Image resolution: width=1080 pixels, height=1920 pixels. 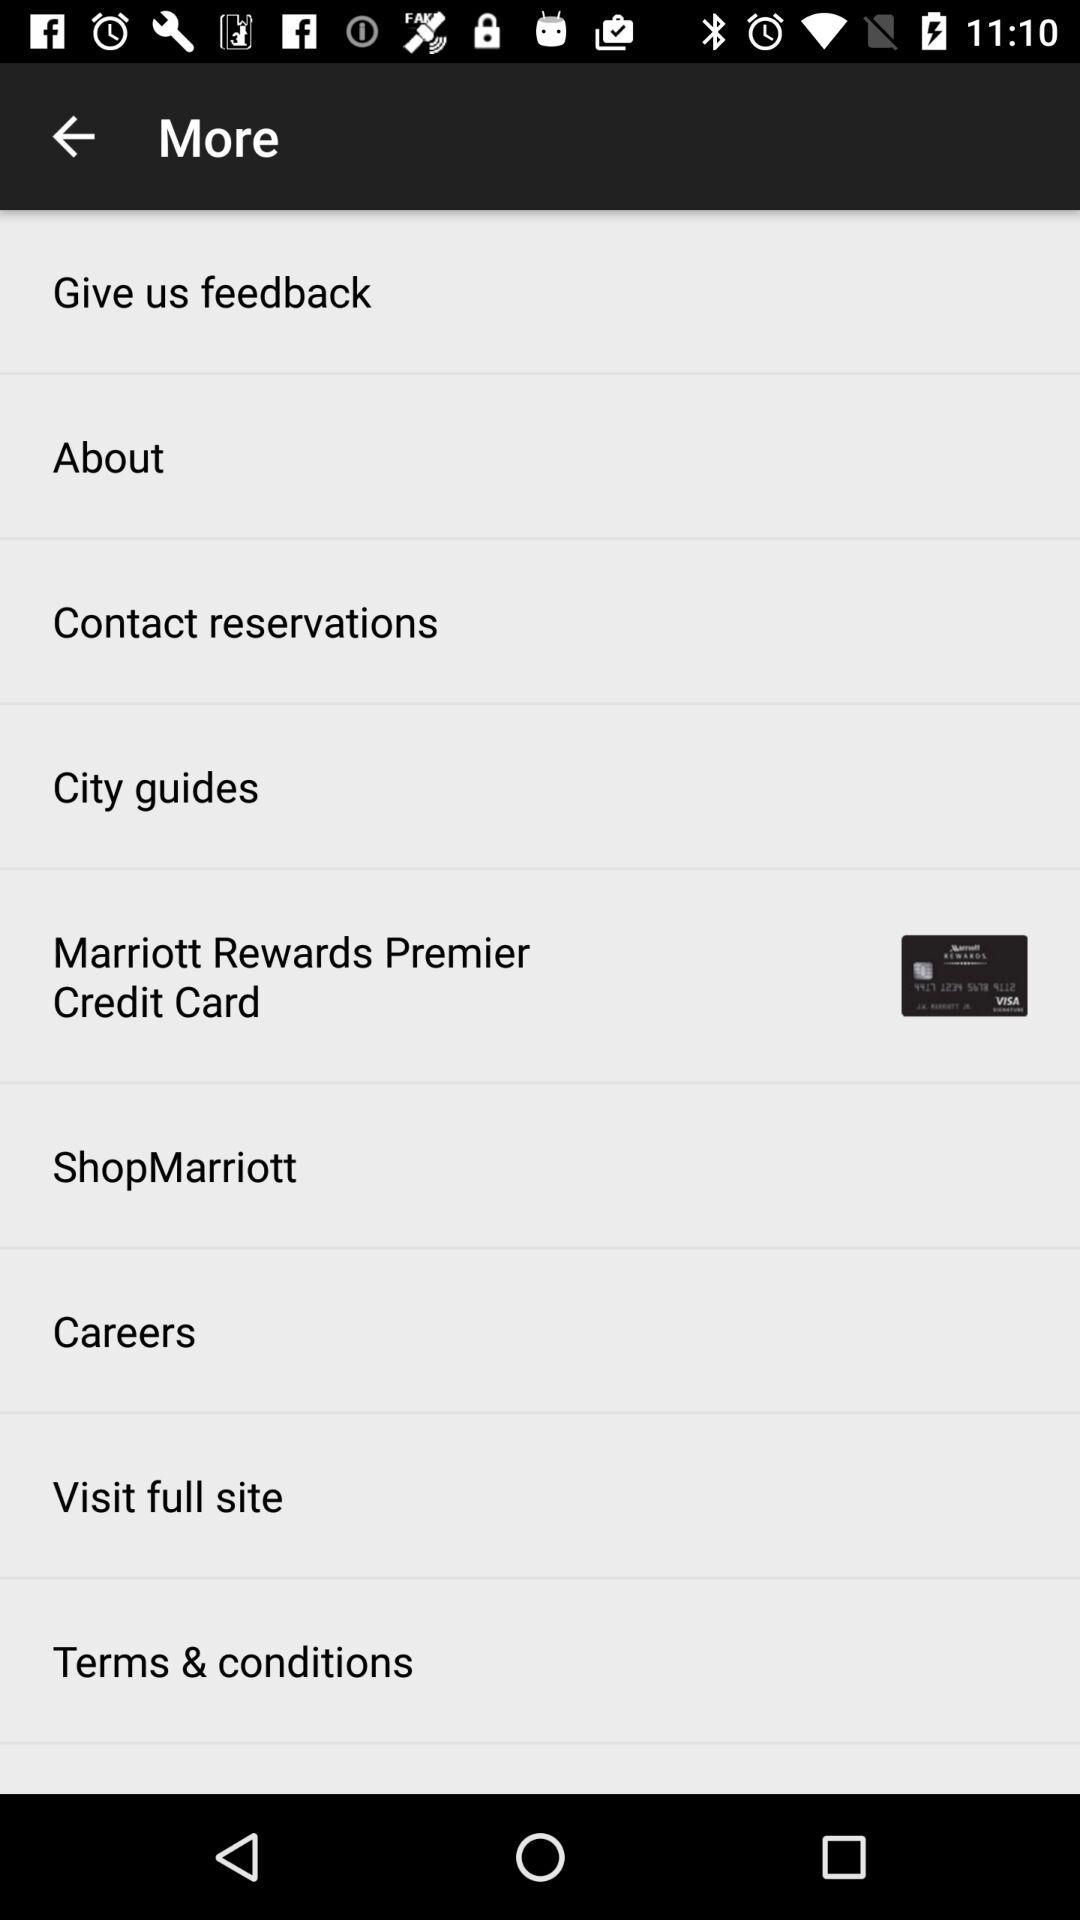 What do you see at coordinates (167, 1495) in the screenshot?
I see `the item below careers icon` at bounding box center [167, 1495].